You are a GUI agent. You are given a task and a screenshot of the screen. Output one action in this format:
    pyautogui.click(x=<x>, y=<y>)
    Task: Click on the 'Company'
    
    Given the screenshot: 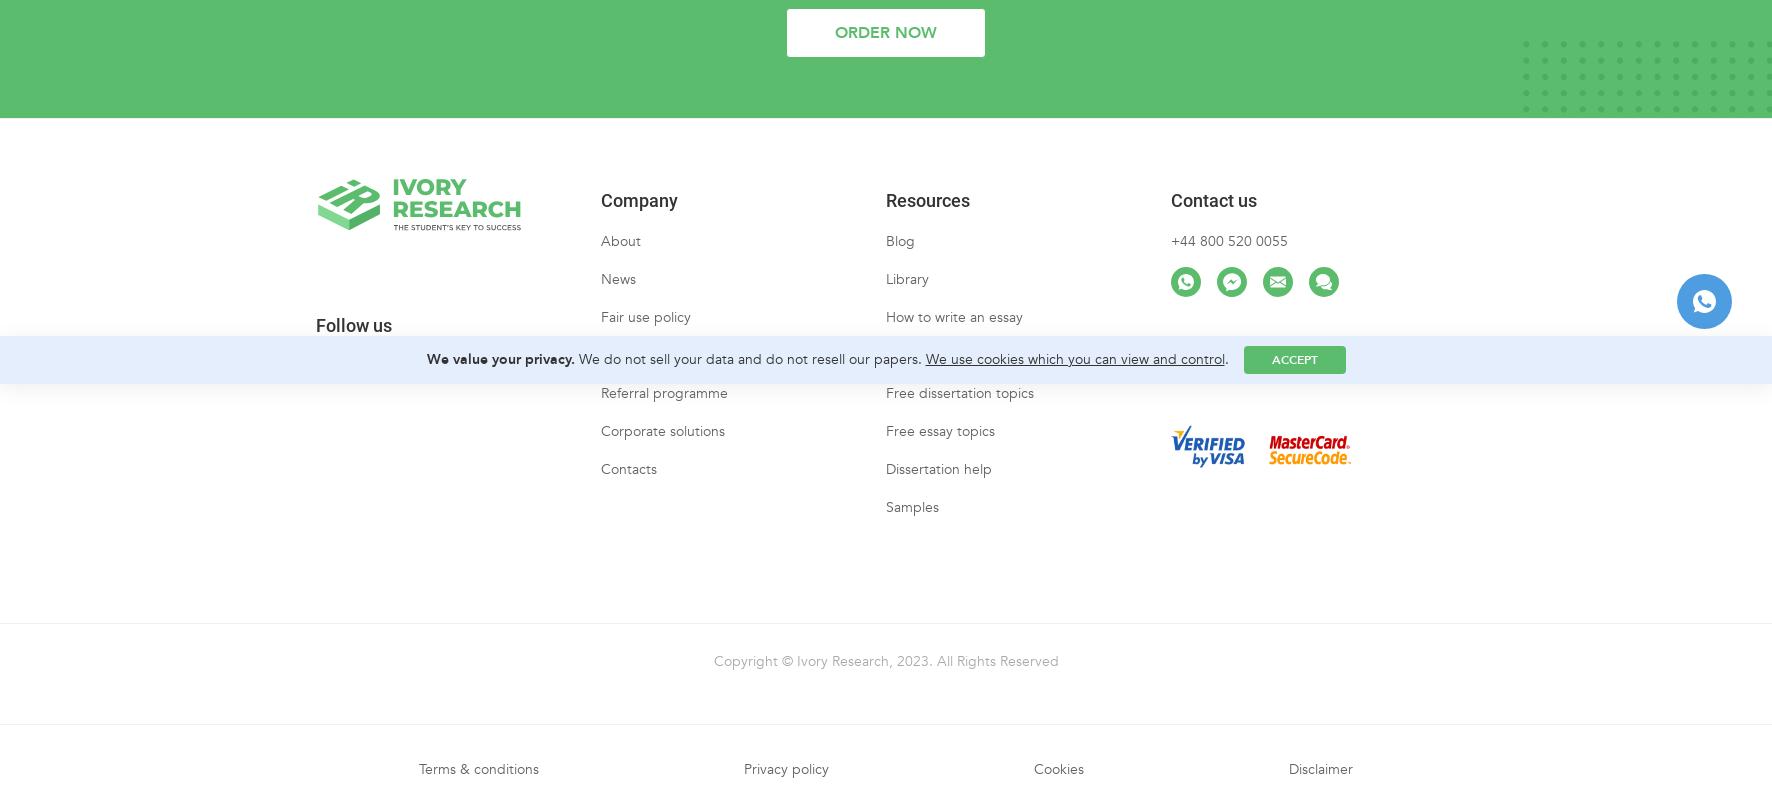 What is the action you would take?
    pyautogui.click(x=601, y=218)
    